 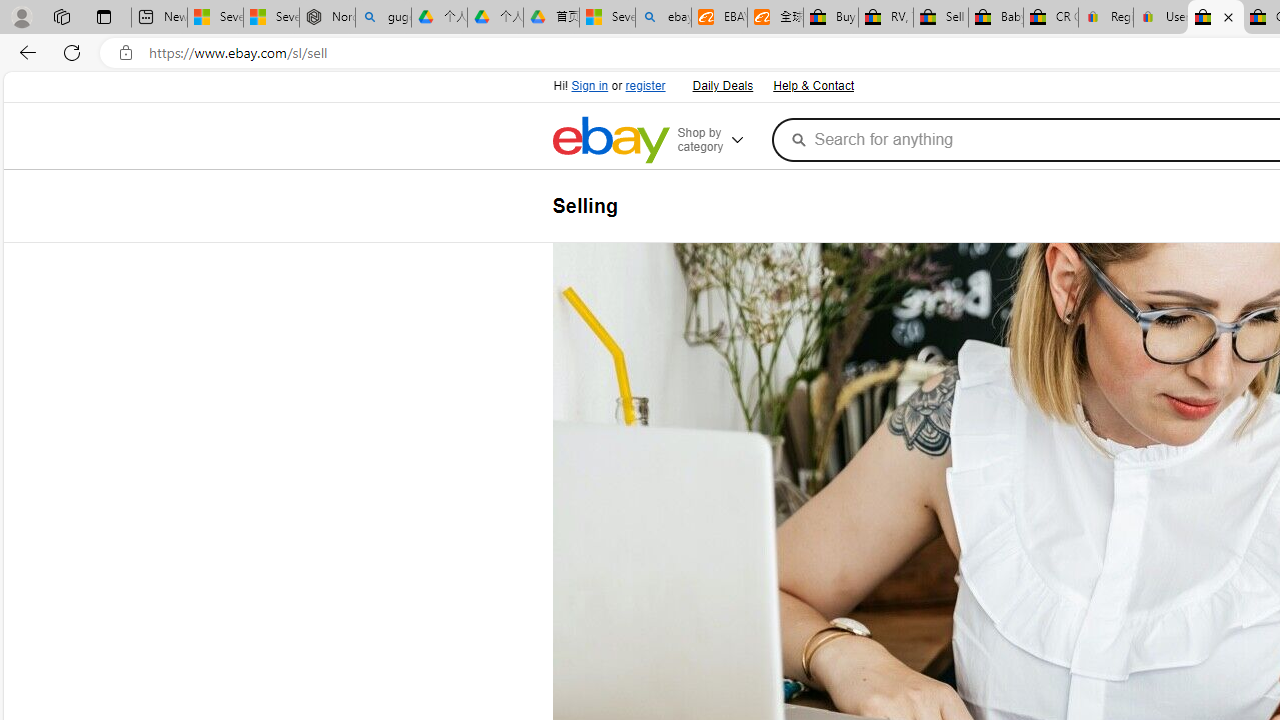 I want to click on 'guge yunpan - Search', so click(x=383, y=17).